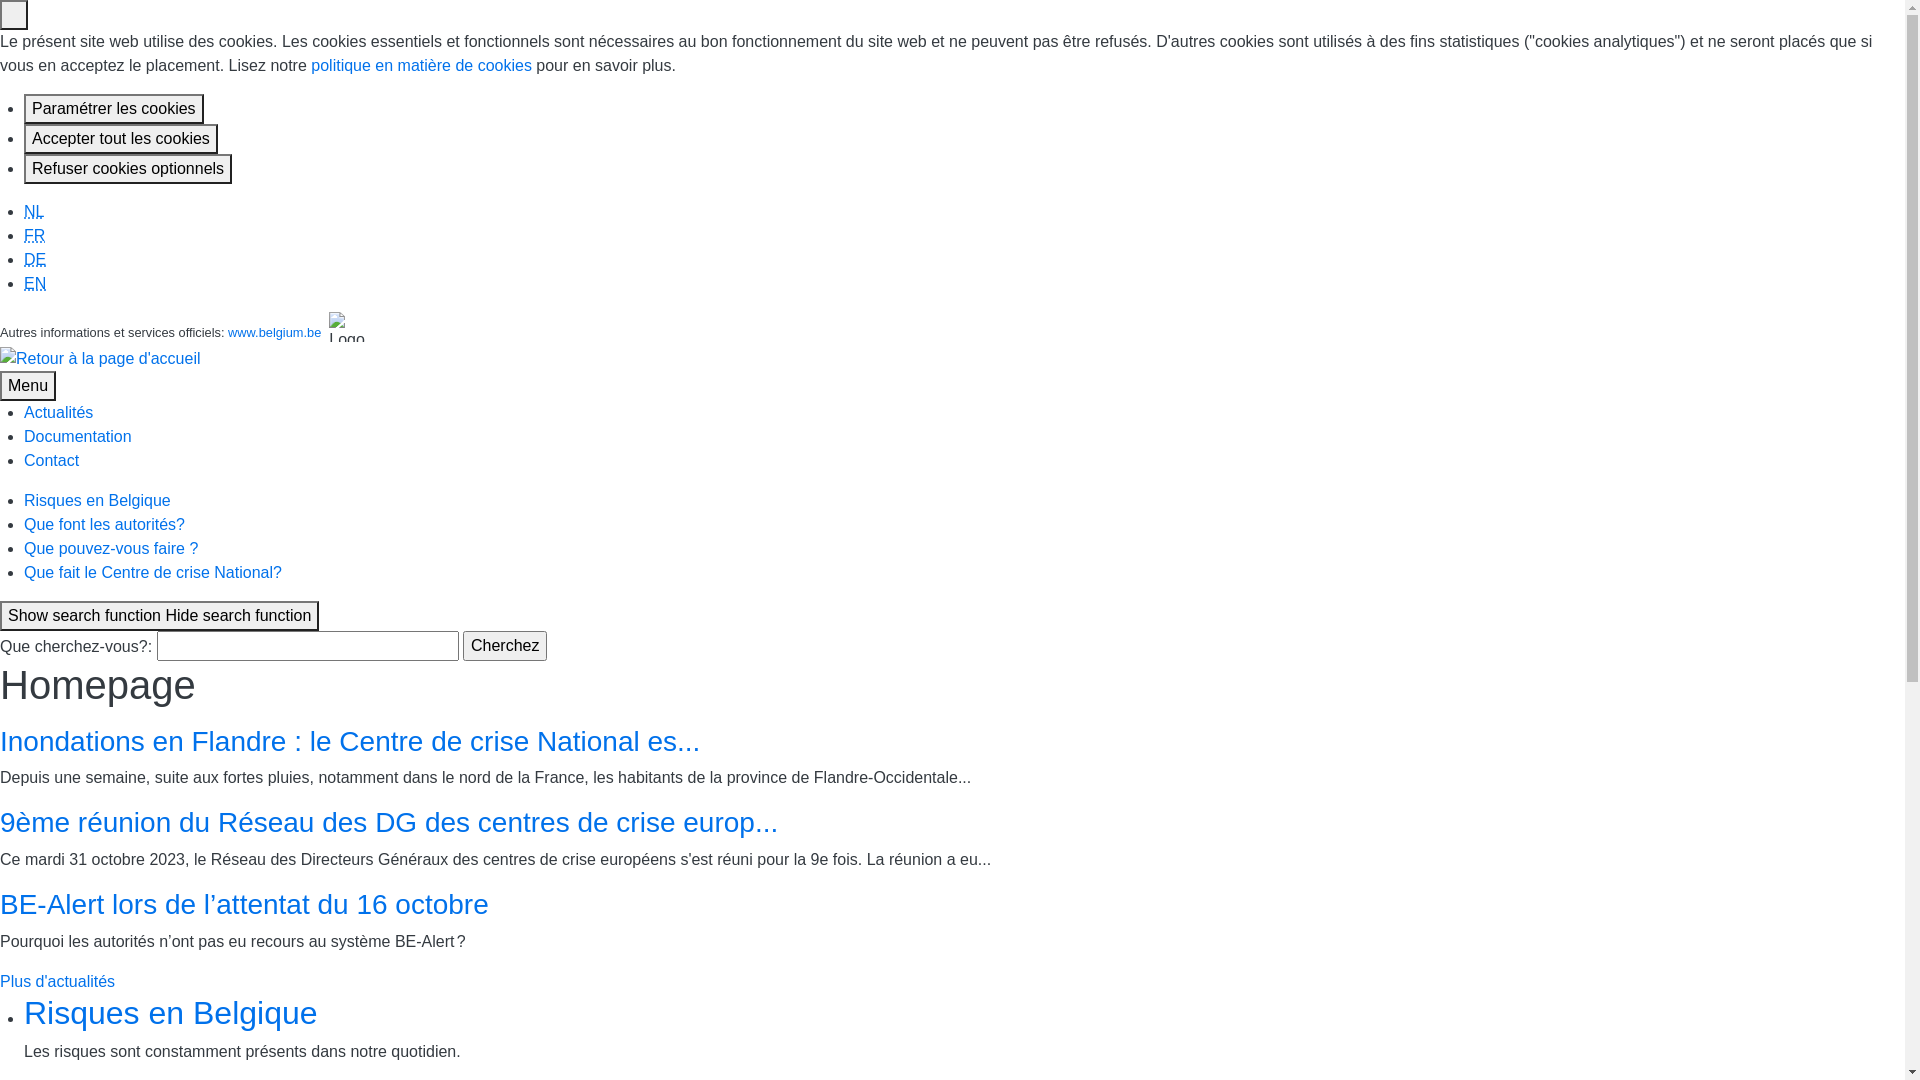  I want to click on 'Refuser cookies optionnels', so click(24, 168).